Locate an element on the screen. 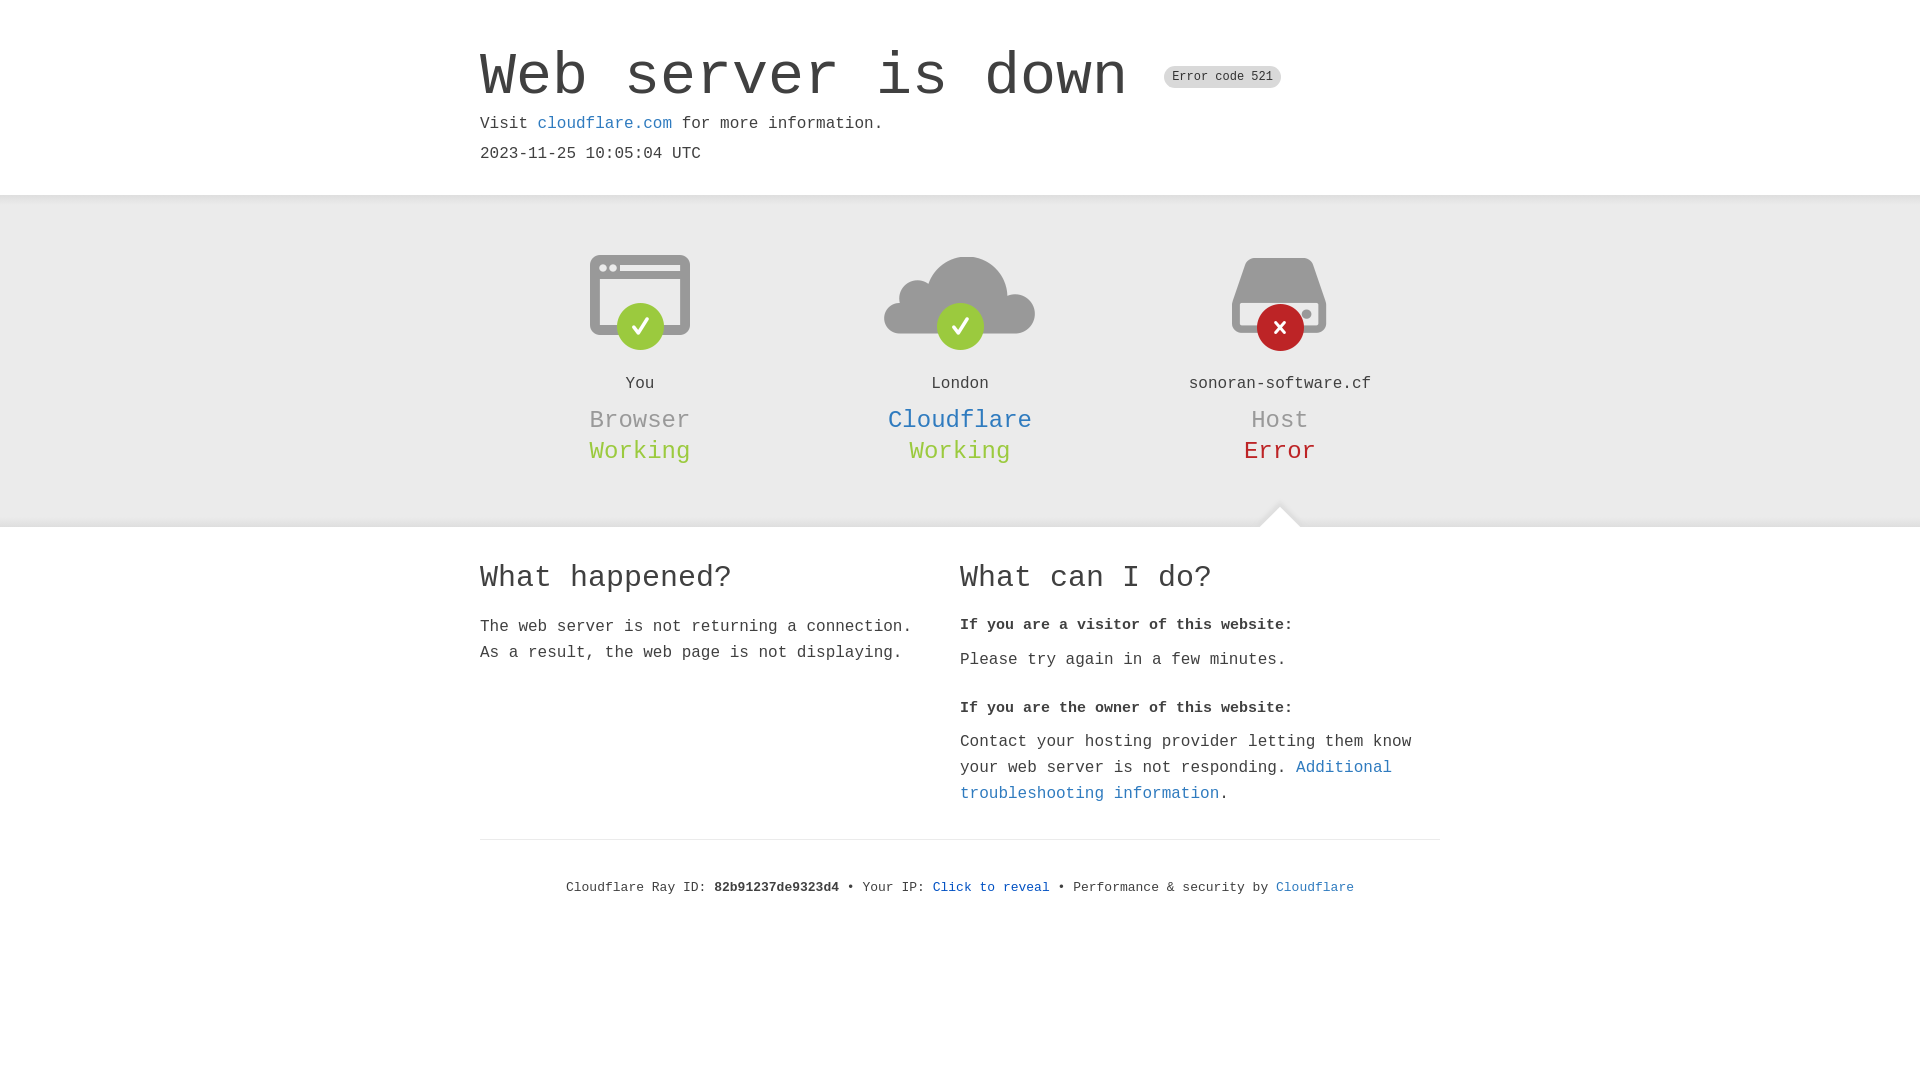 Image resolution: width=1920 pixels, height=1080 pixels. 'Cloudflare' is located at coordinates (960, 419).